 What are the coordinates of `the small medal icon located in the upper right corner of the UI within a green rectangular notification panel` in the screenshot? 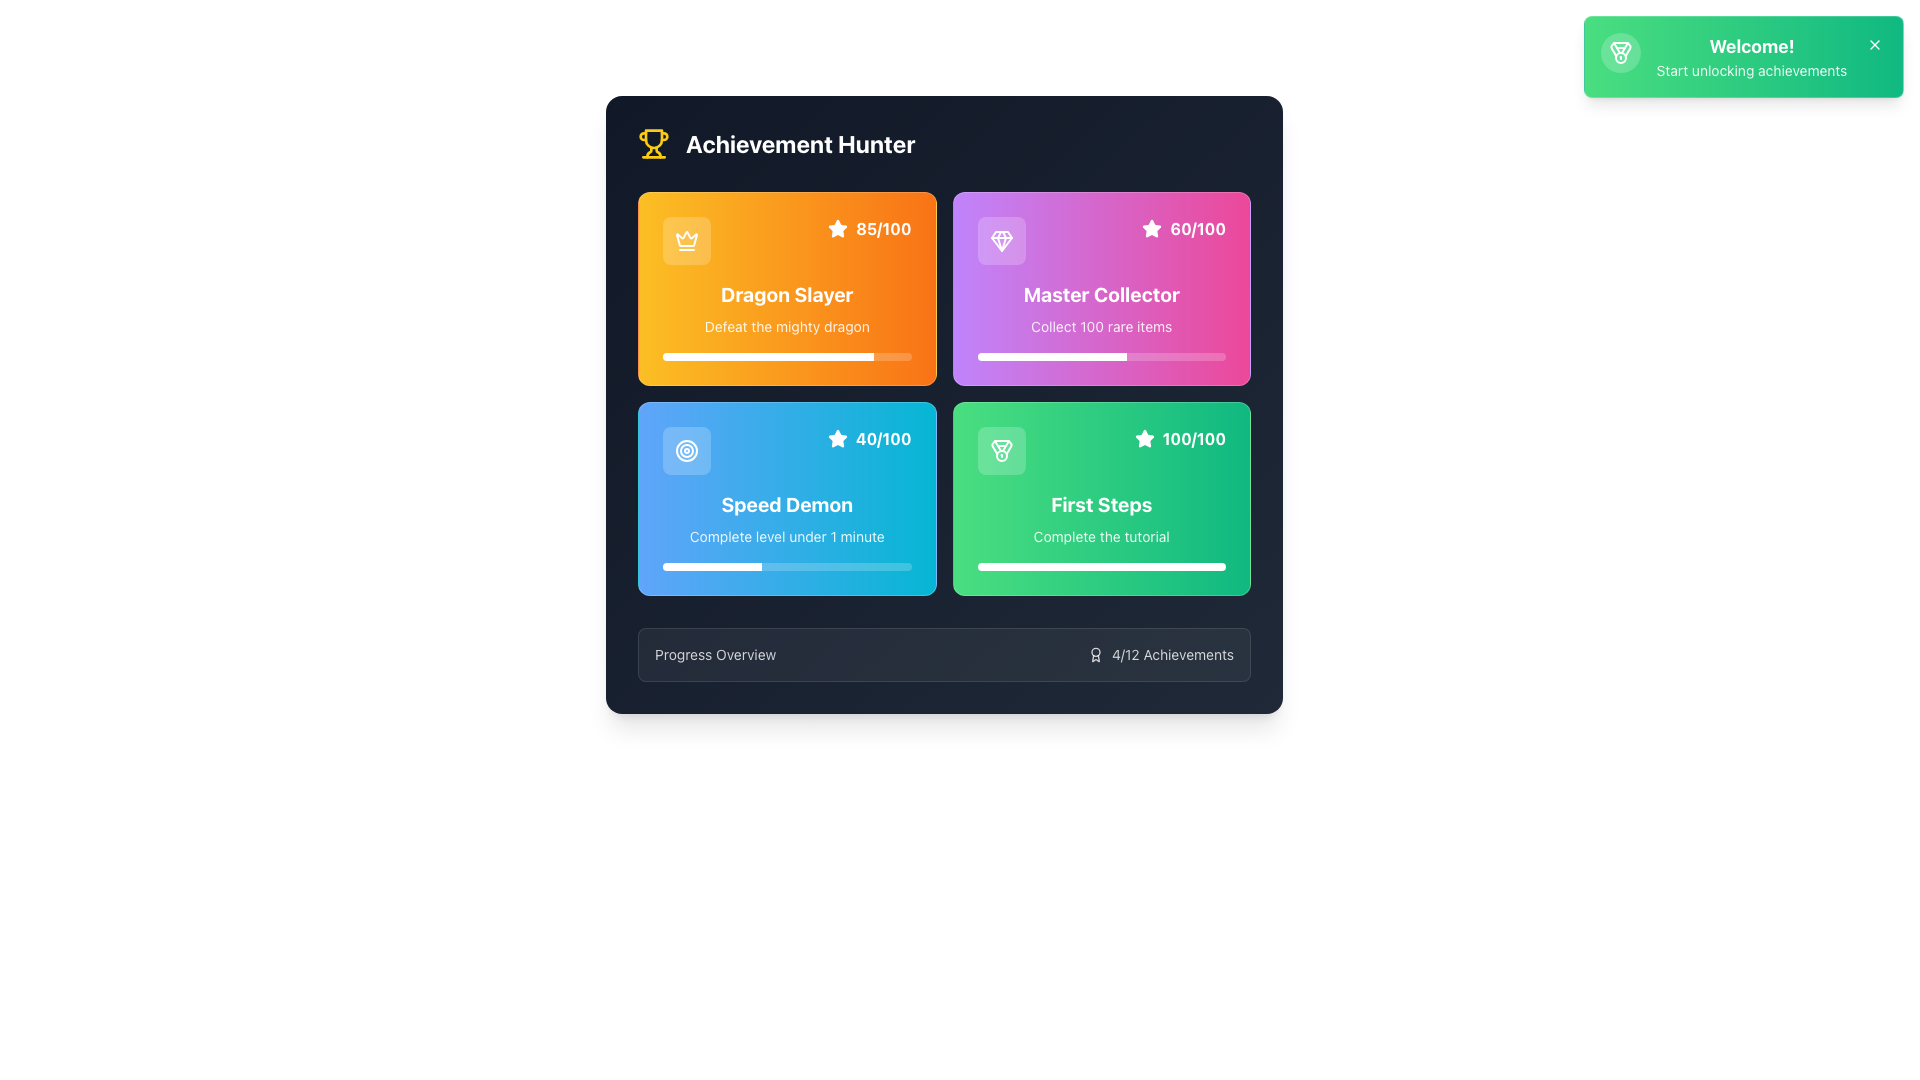 It's located at (1621, 52).